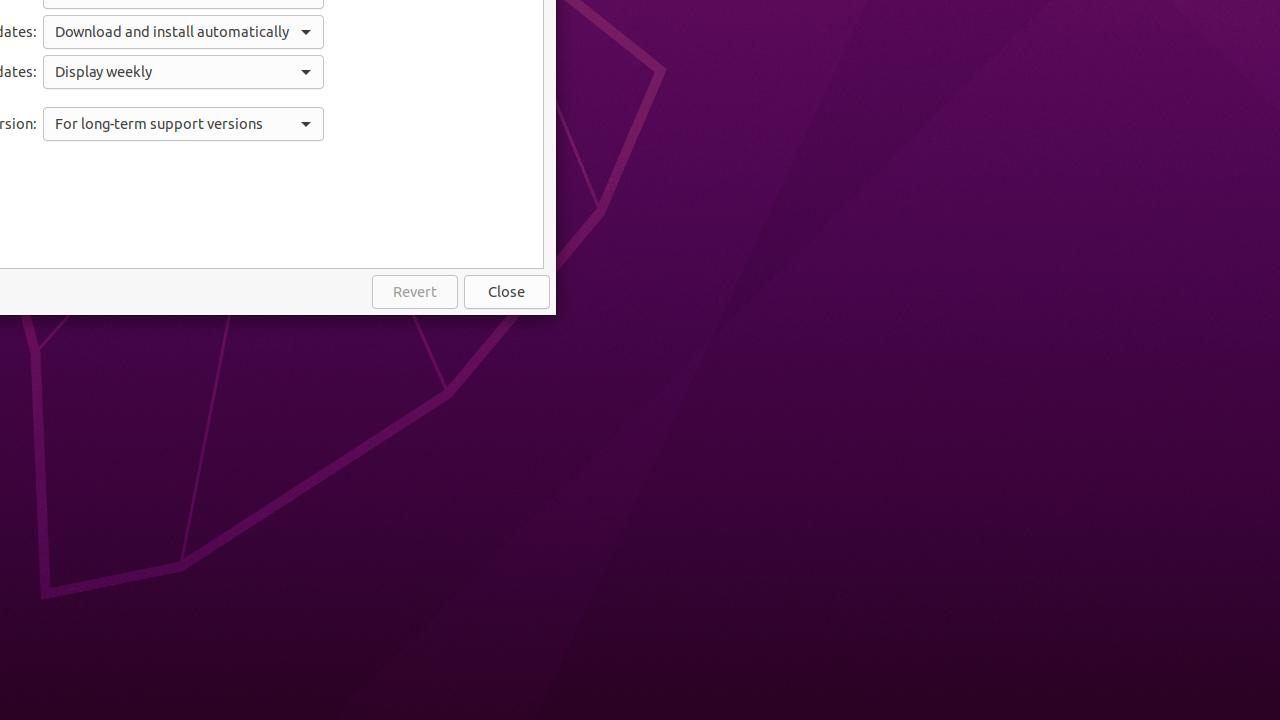  What do you see at coordinates (507, 292) in the screenshot?
I see `'Close'` at bounding box center [507, 292].